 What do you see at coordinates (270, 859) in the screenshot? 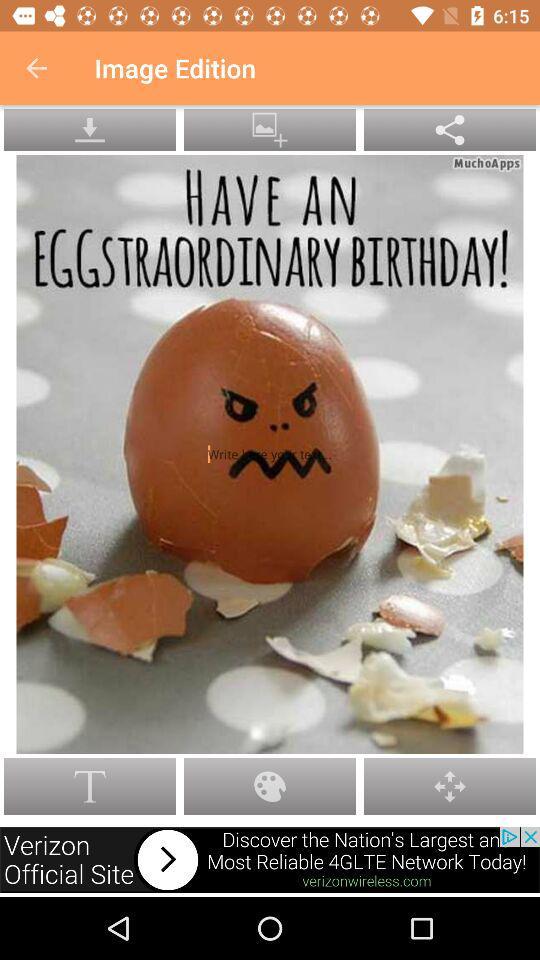
I see `advertisements button` at bounding box center [270, 859].